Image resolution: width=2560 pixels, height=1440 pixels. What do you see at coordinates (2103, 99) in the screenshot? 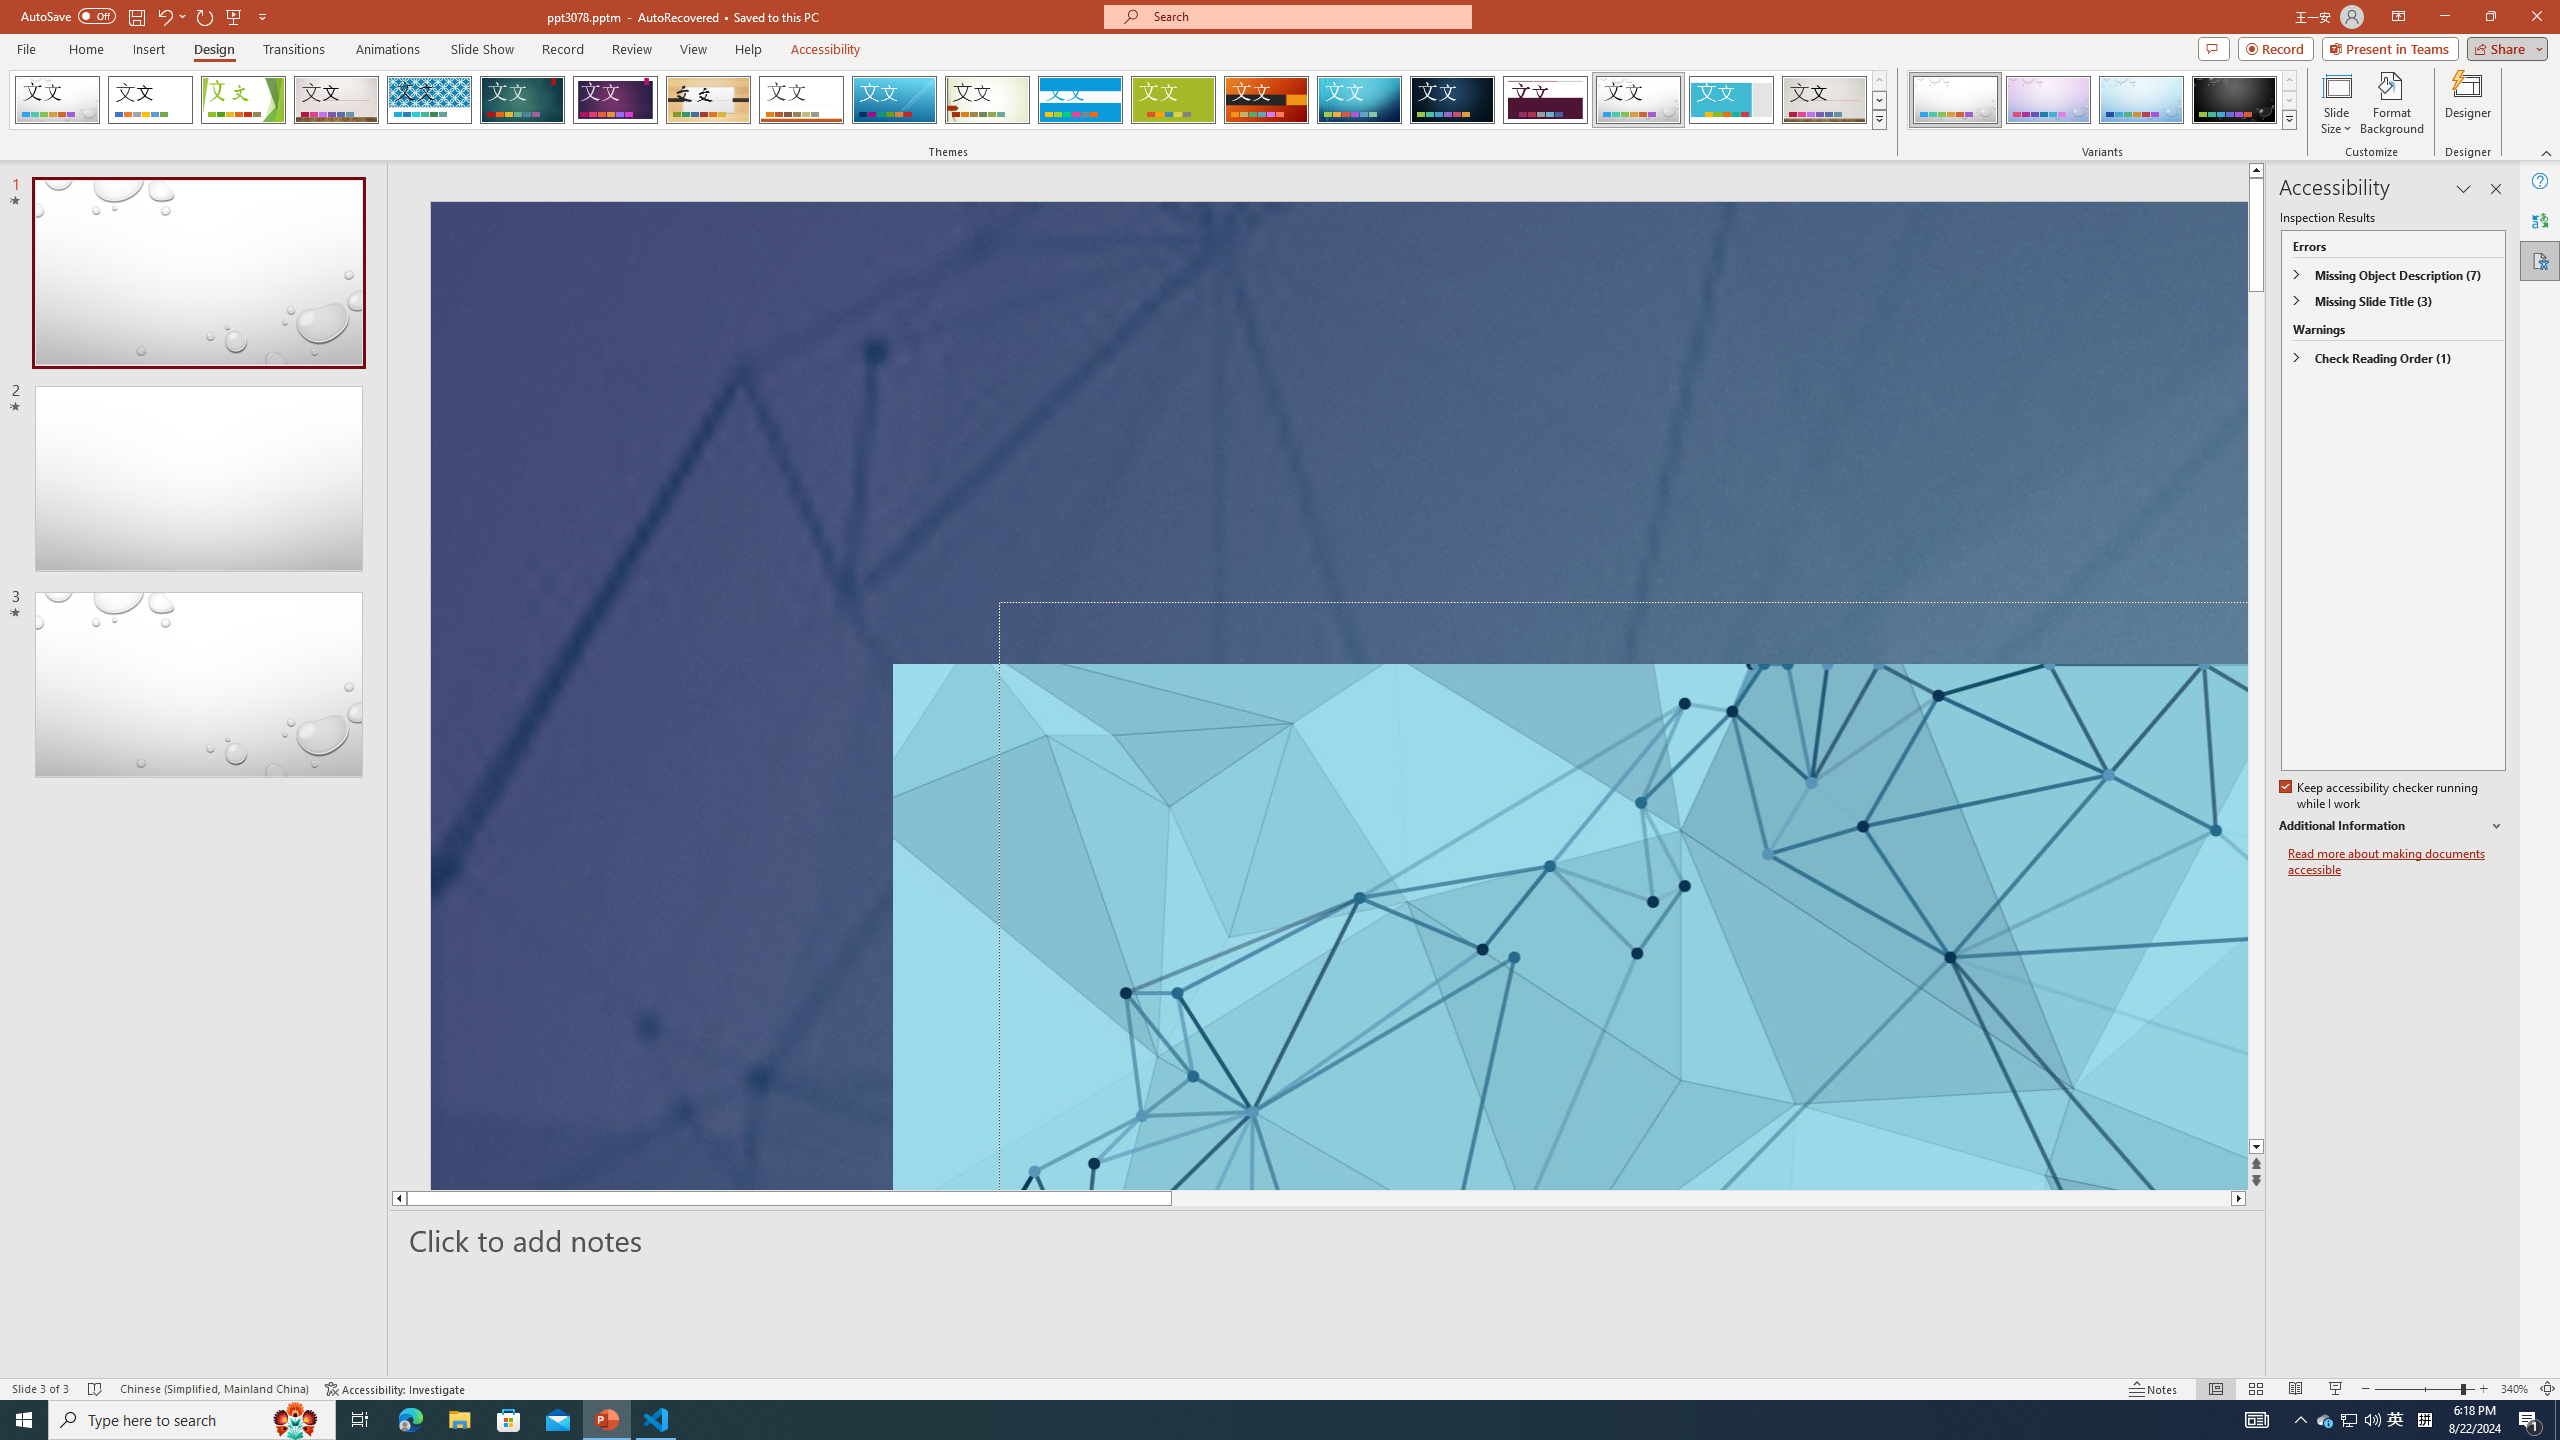
I see `'AutomationID: ThemeVariantsGallery'` at bounding box center [2103, 99].